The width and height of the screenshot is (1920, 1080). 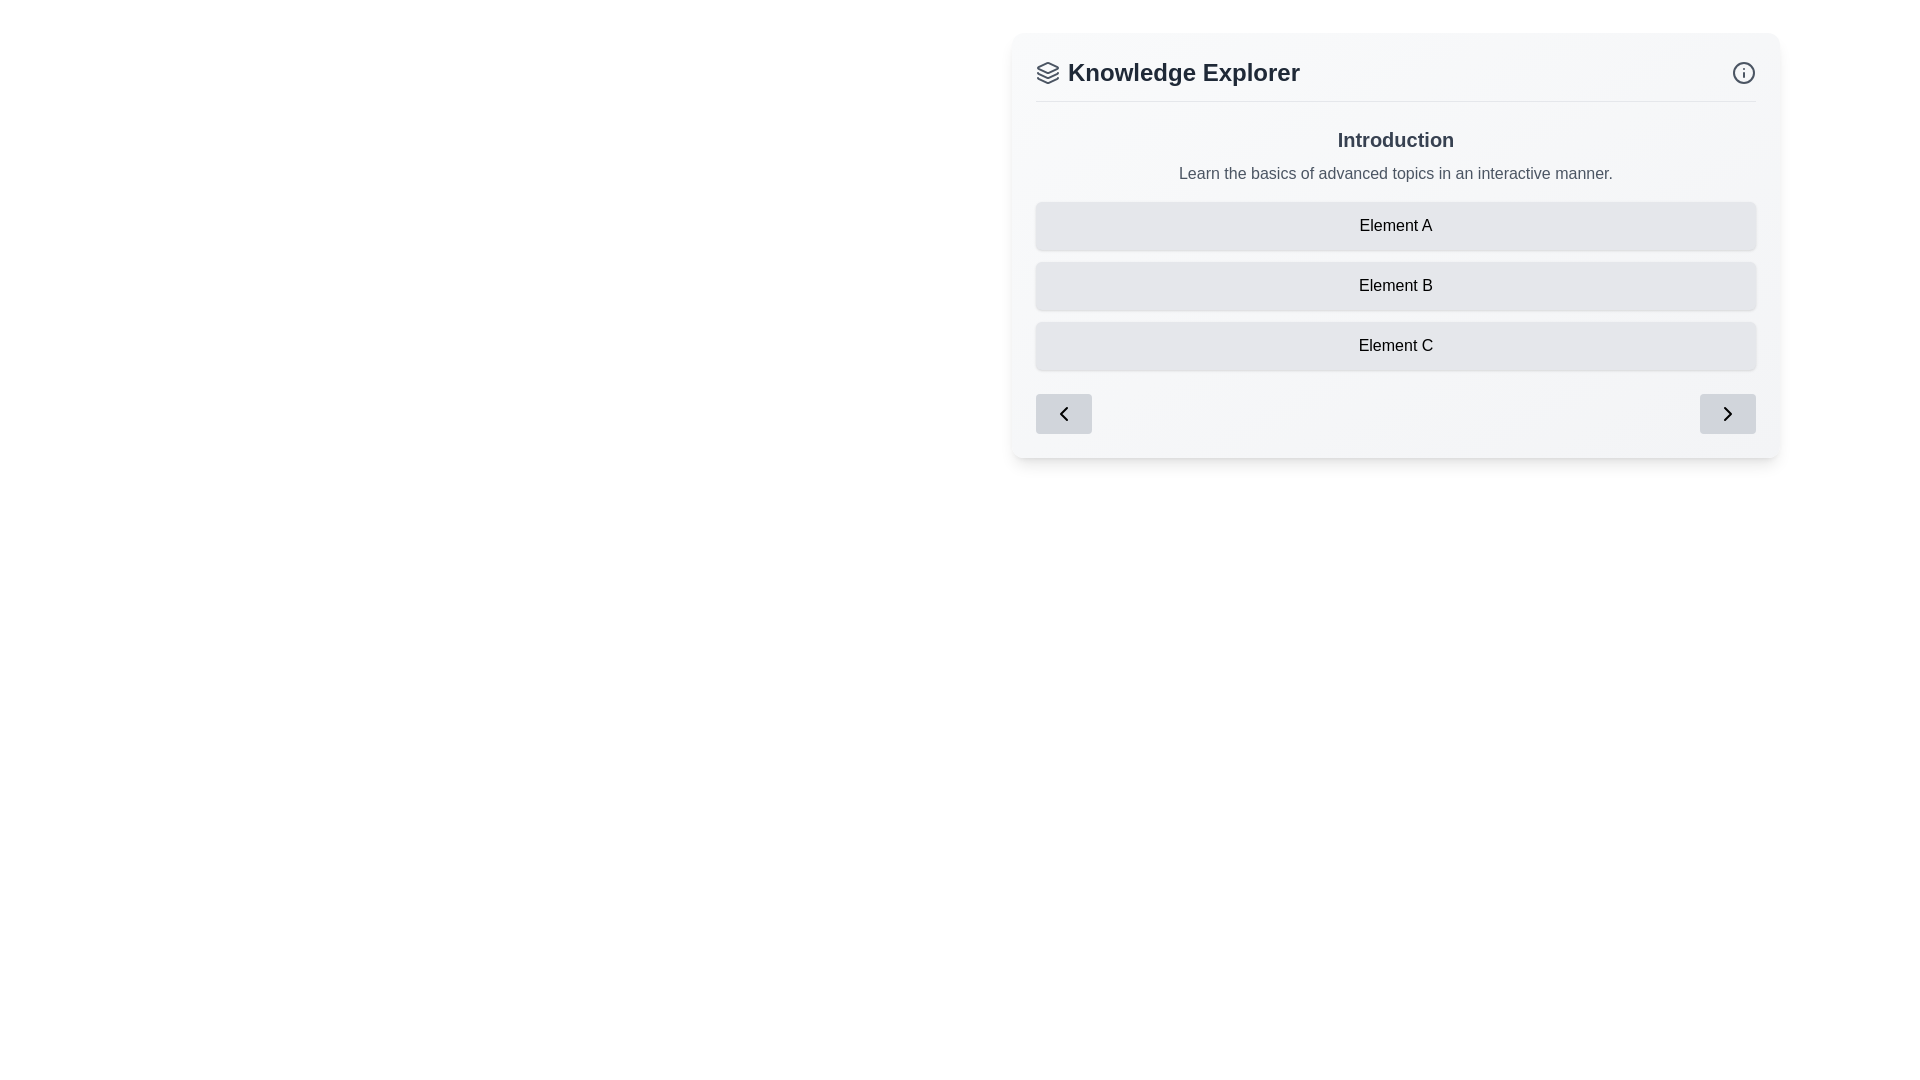 What do you see at coordinates (1395, 280) in the screenshot?
I see `the selectable list item labeled 'Element B', which is the second item in a vertical list with a light gray background and rounded corners, located below 'Element A'` at bounding box center [1395, 280].